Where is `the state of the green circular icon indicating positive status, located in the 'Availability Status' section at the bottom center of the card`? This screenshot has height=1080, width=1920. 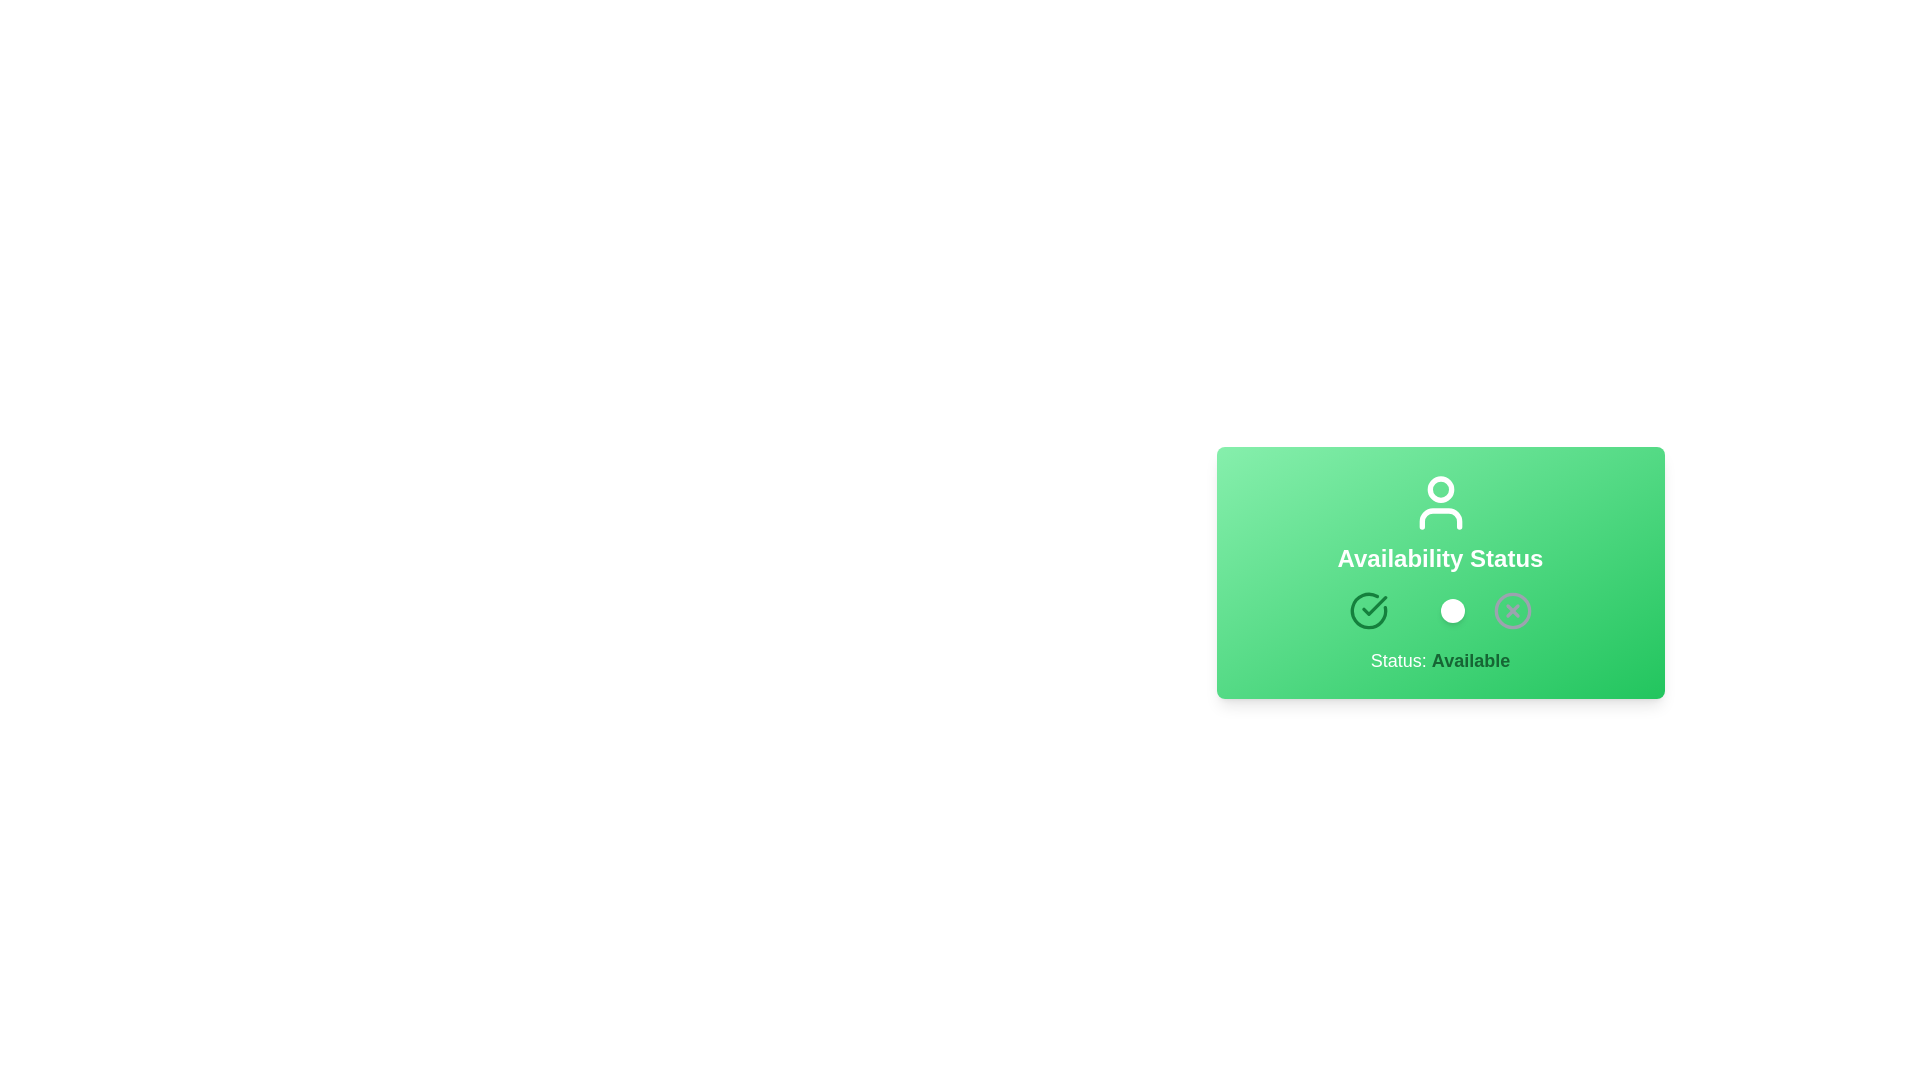
the state of the green circular icon indicating positive status, located in the 'Availability Status' section at the bottom center of the card is located at coordinates (1373, 604).